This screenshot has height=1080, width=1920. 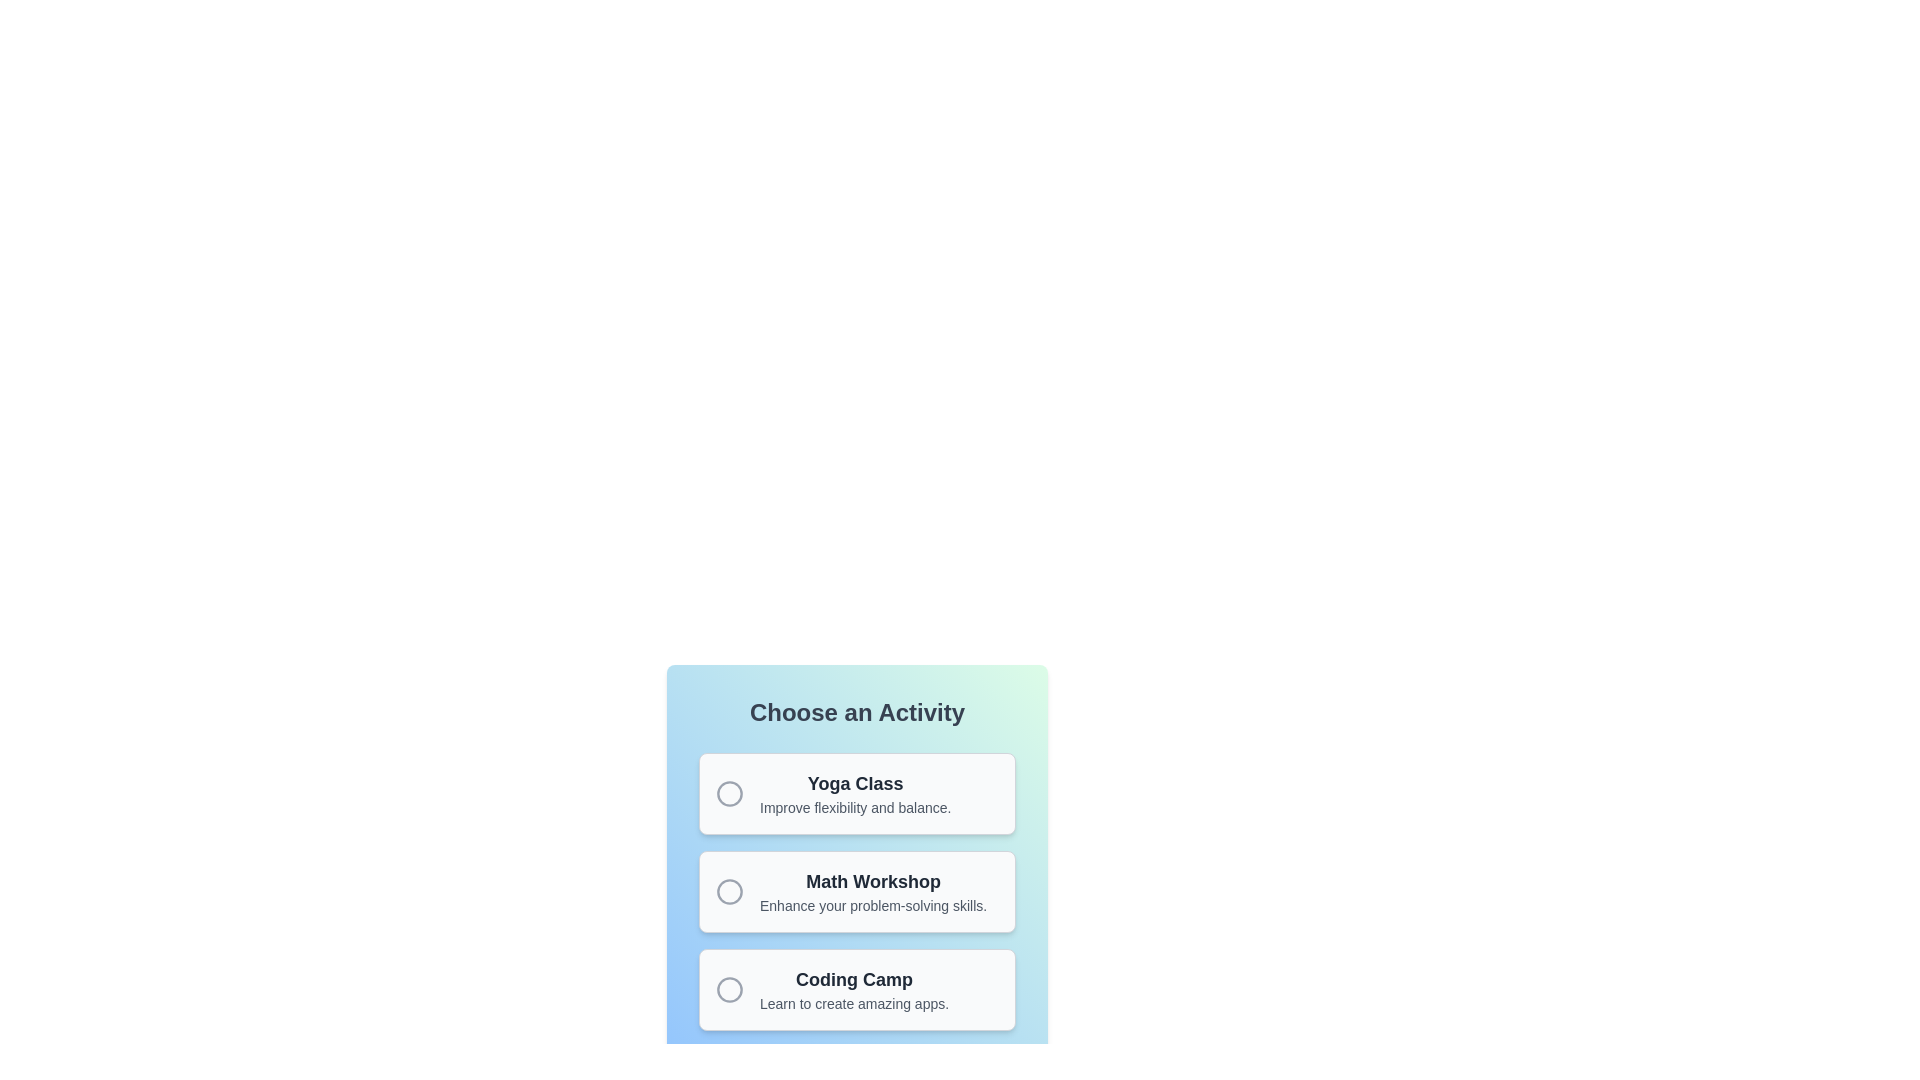 What do you see at coordinates (857, 793) in the screenshot?
I see `the first list item labeled 'Yoga Class' with a light-gray background, featuring a circular icon and two lines of text` at bounding box center [857, 793].